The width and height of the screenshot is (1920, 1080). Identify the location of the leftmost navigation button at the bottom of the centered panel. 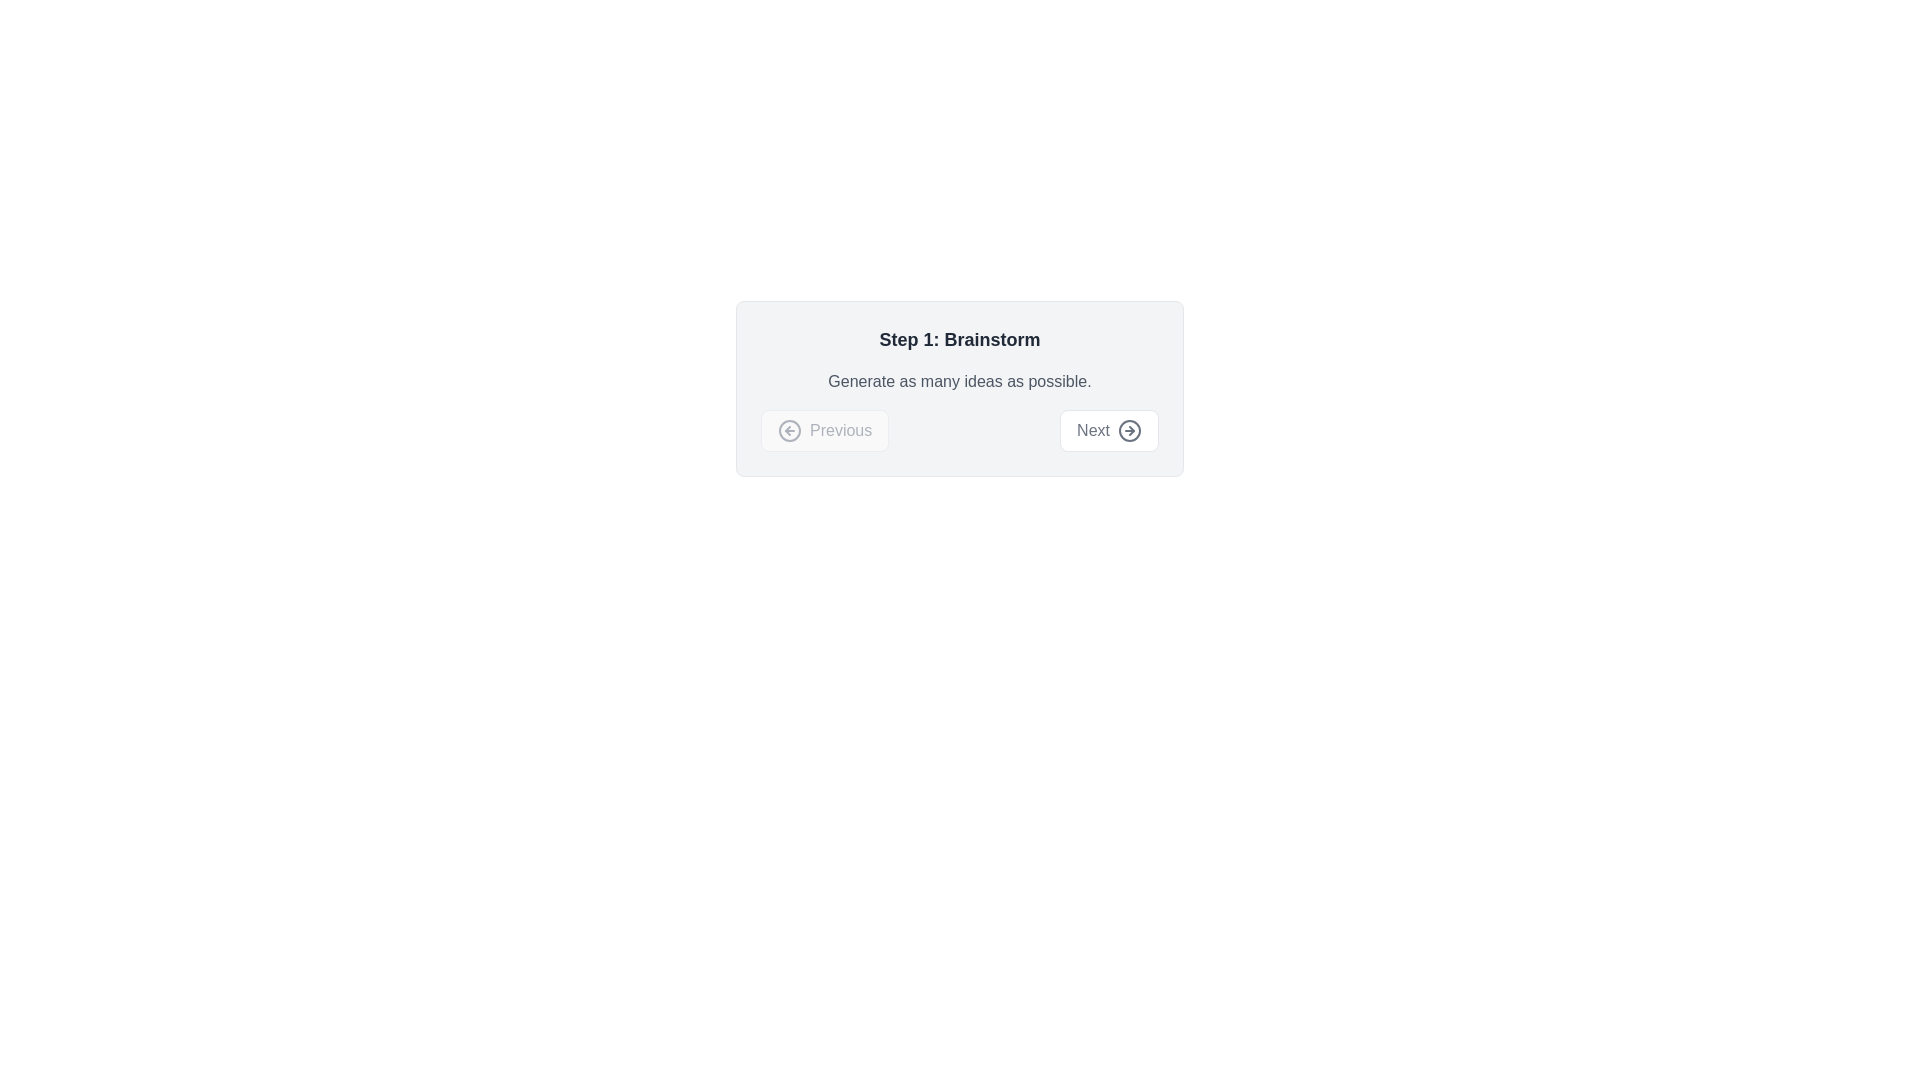
(825, 430).